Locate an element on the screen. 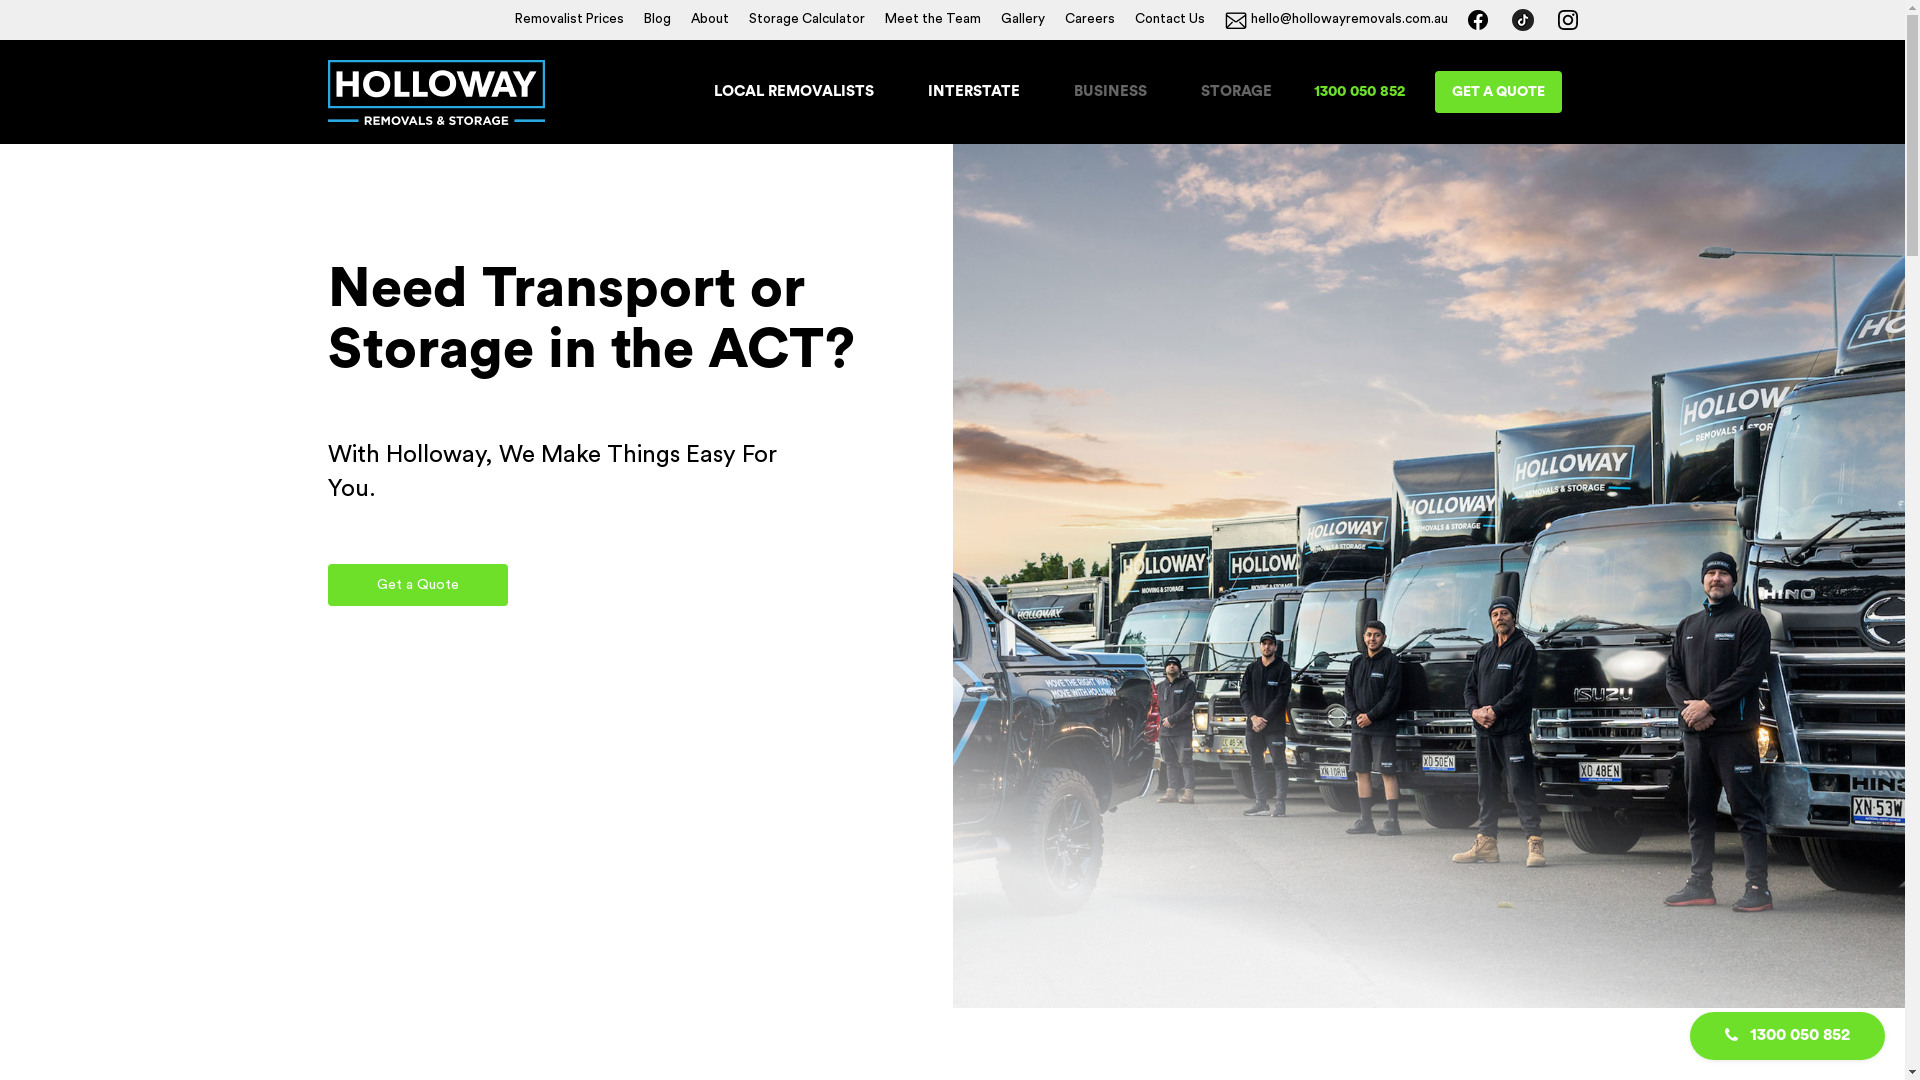  'Careers' is located at coordinates (1088, 19).